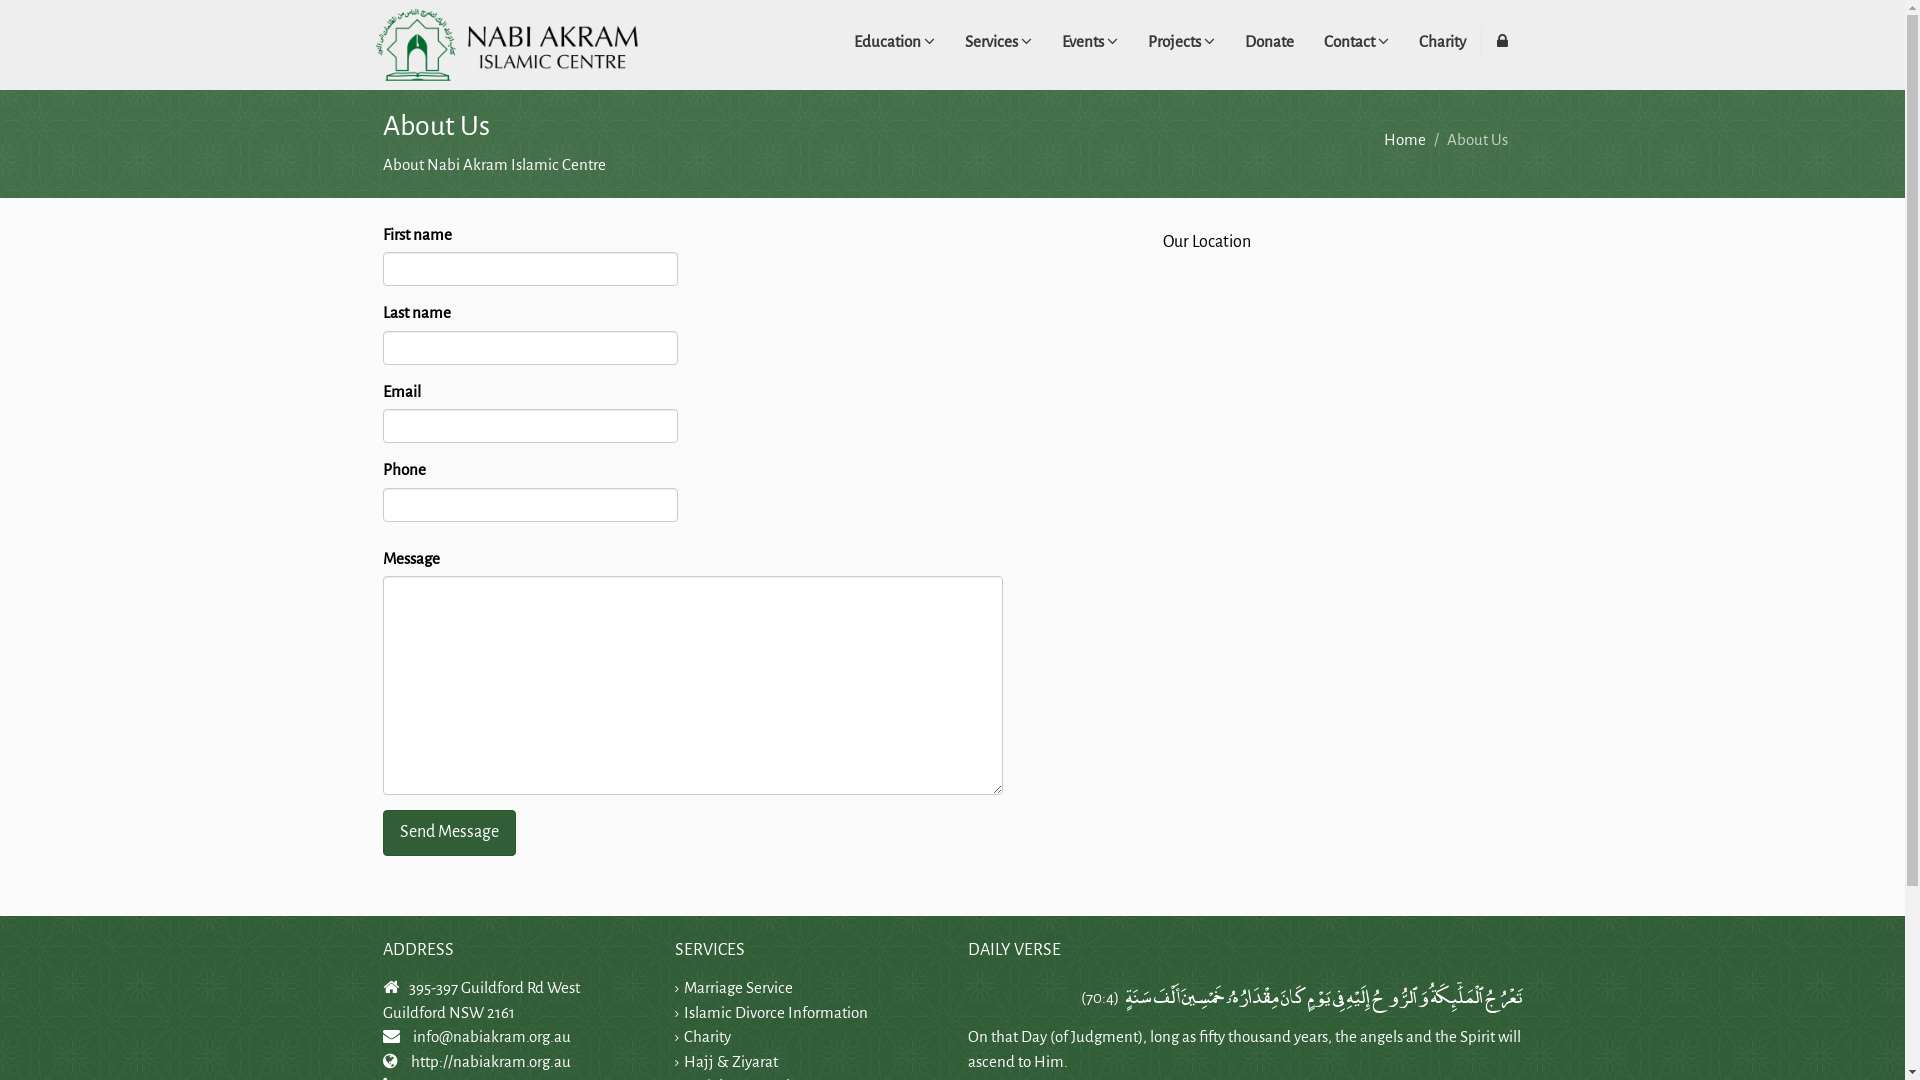  I want to click on 'Marriage Service', so click(737, 986).